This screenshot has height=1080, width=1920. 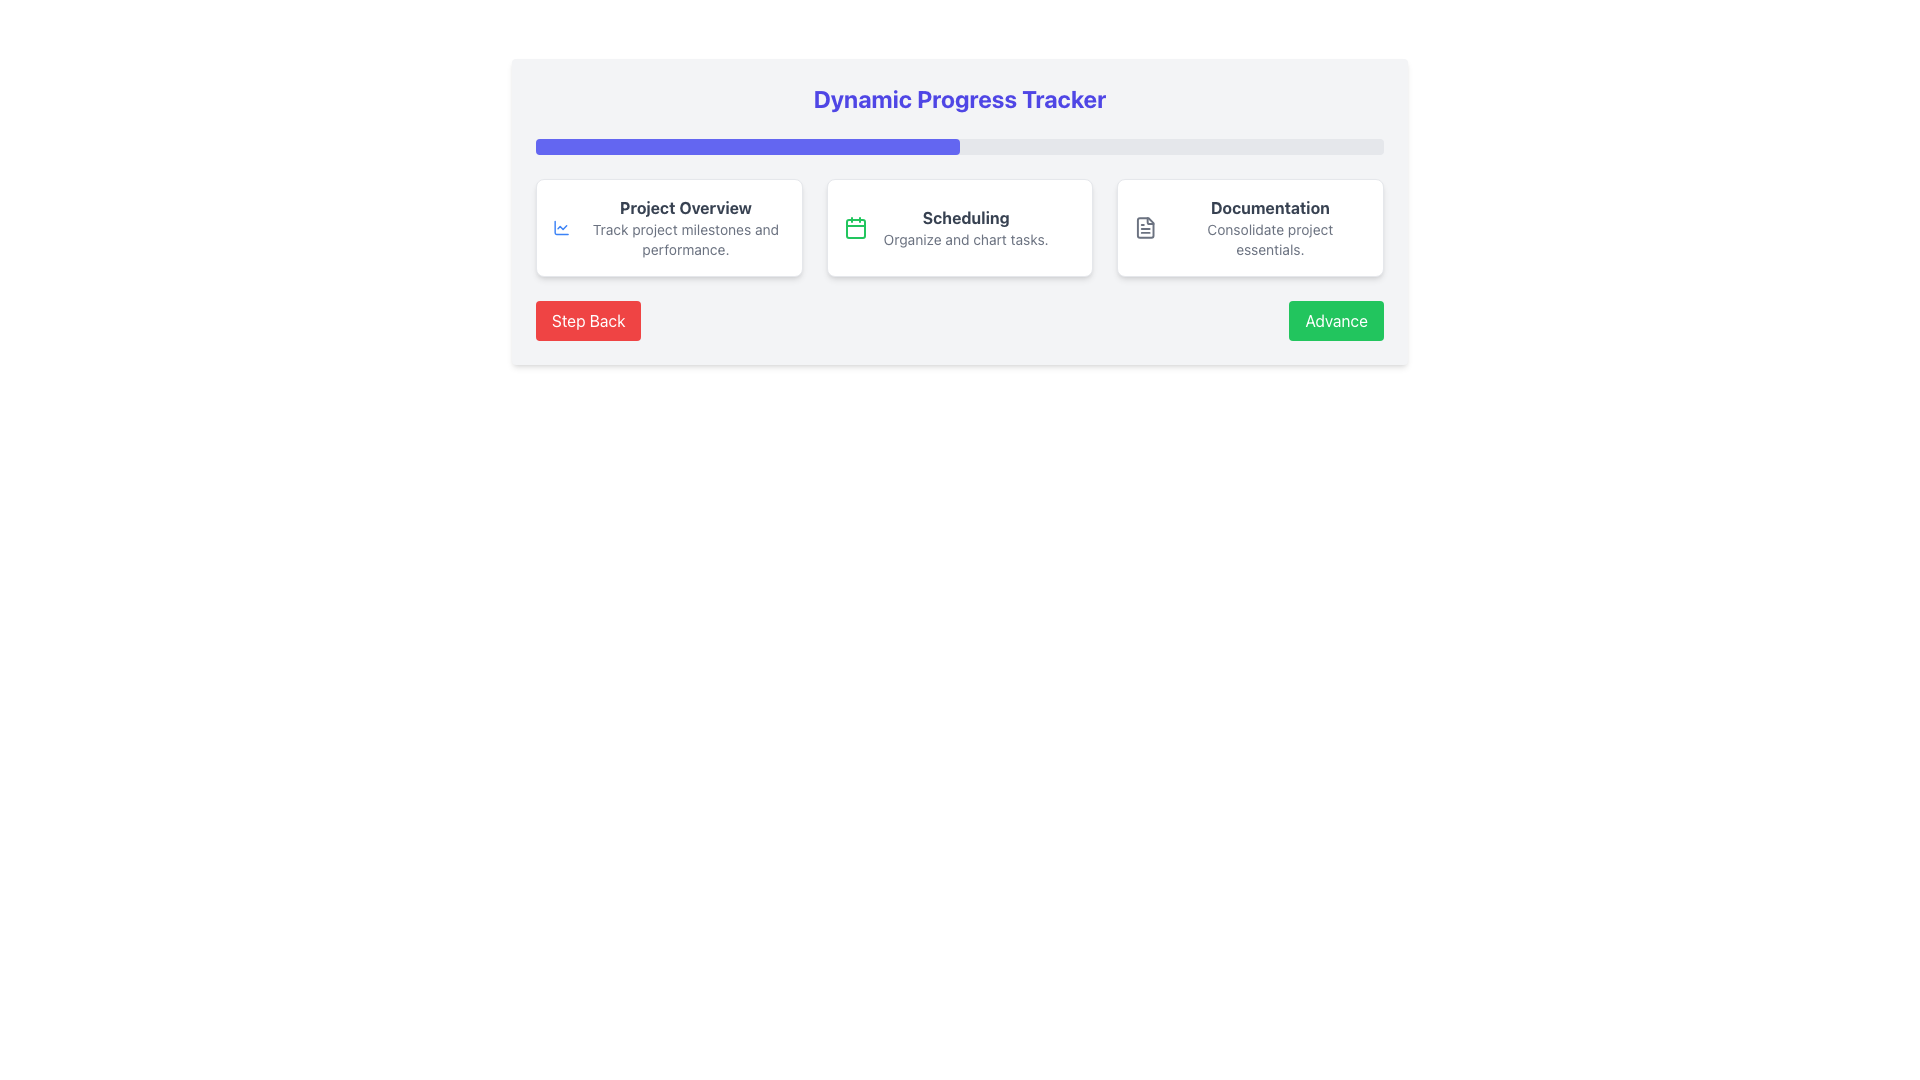 I want to click on the descriptive heading Text component that informs users about the section's content related to organizing and charting tasks, to focus on the section, so click(x=966, y=218).